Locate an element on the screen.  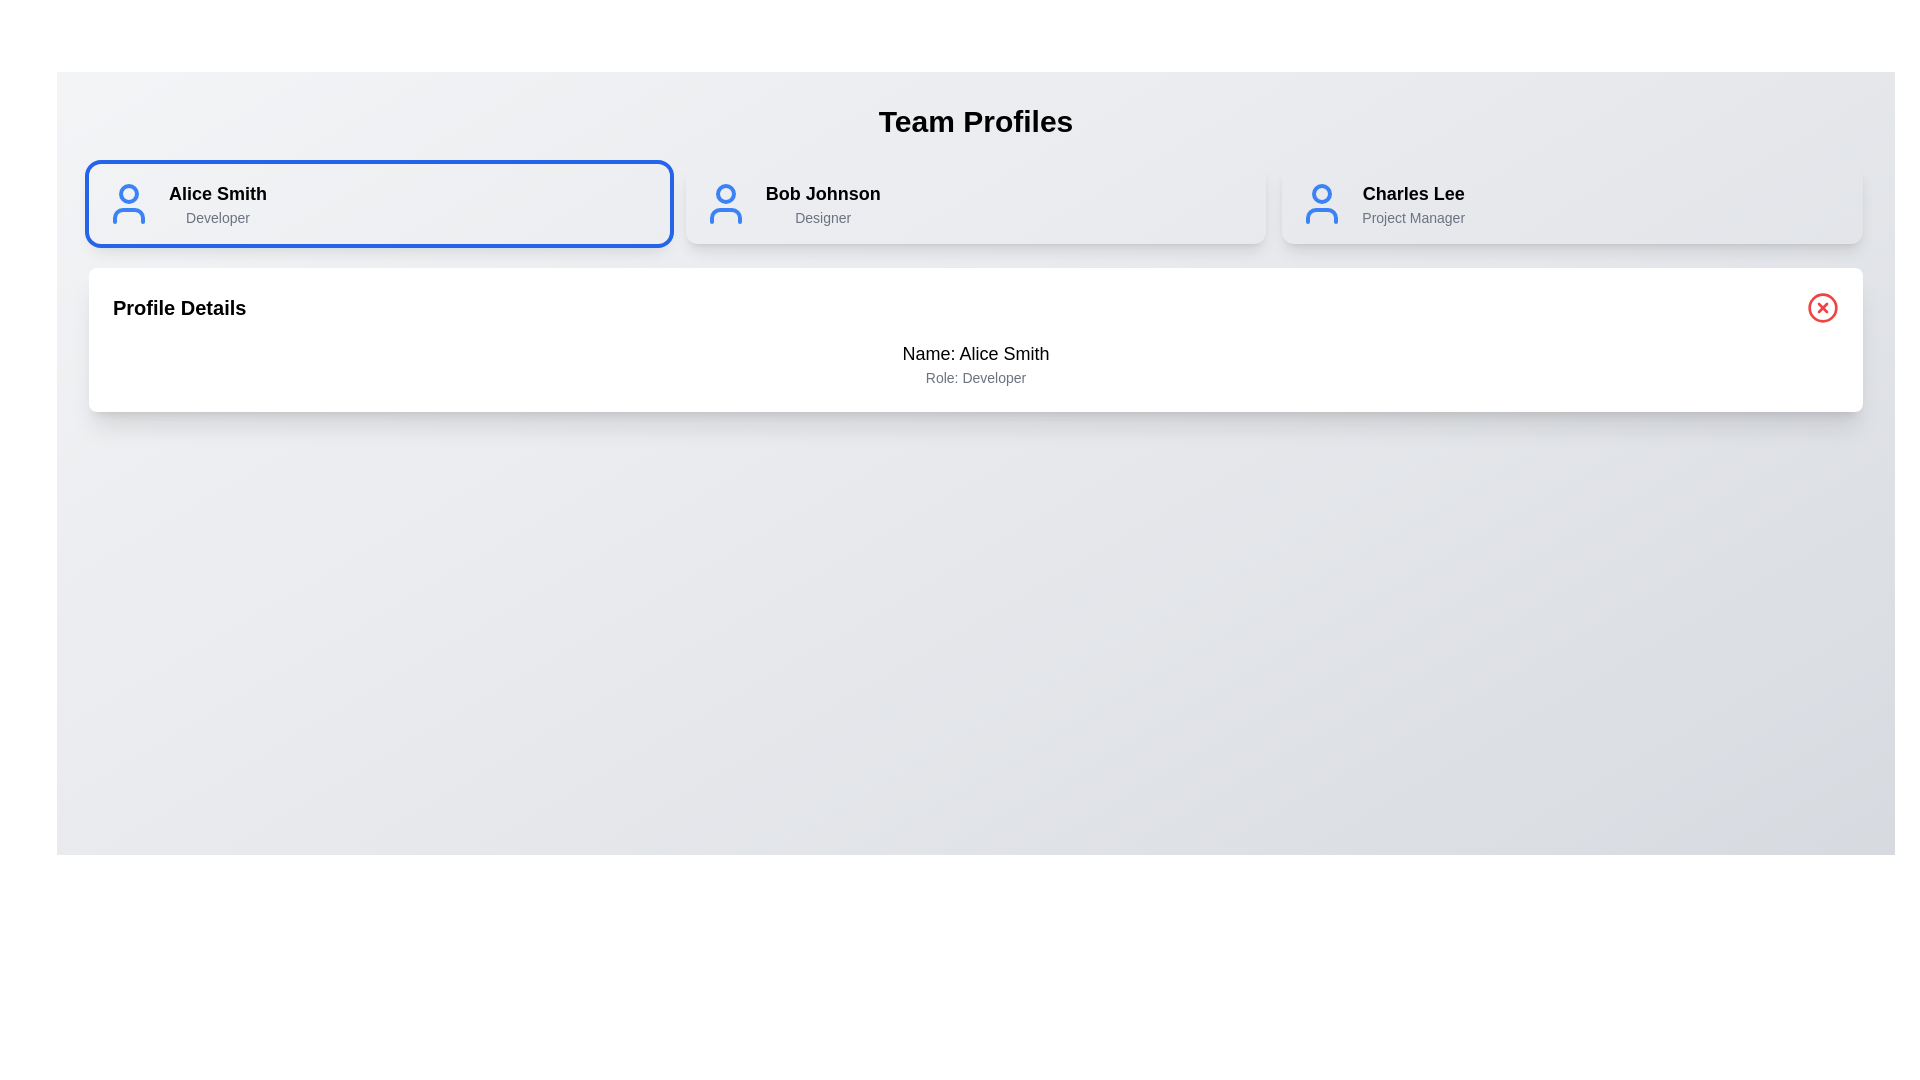
the profile card representing 'Bob Johnson', the second card in a row of three profile cards is located at coordinates (975, 204).